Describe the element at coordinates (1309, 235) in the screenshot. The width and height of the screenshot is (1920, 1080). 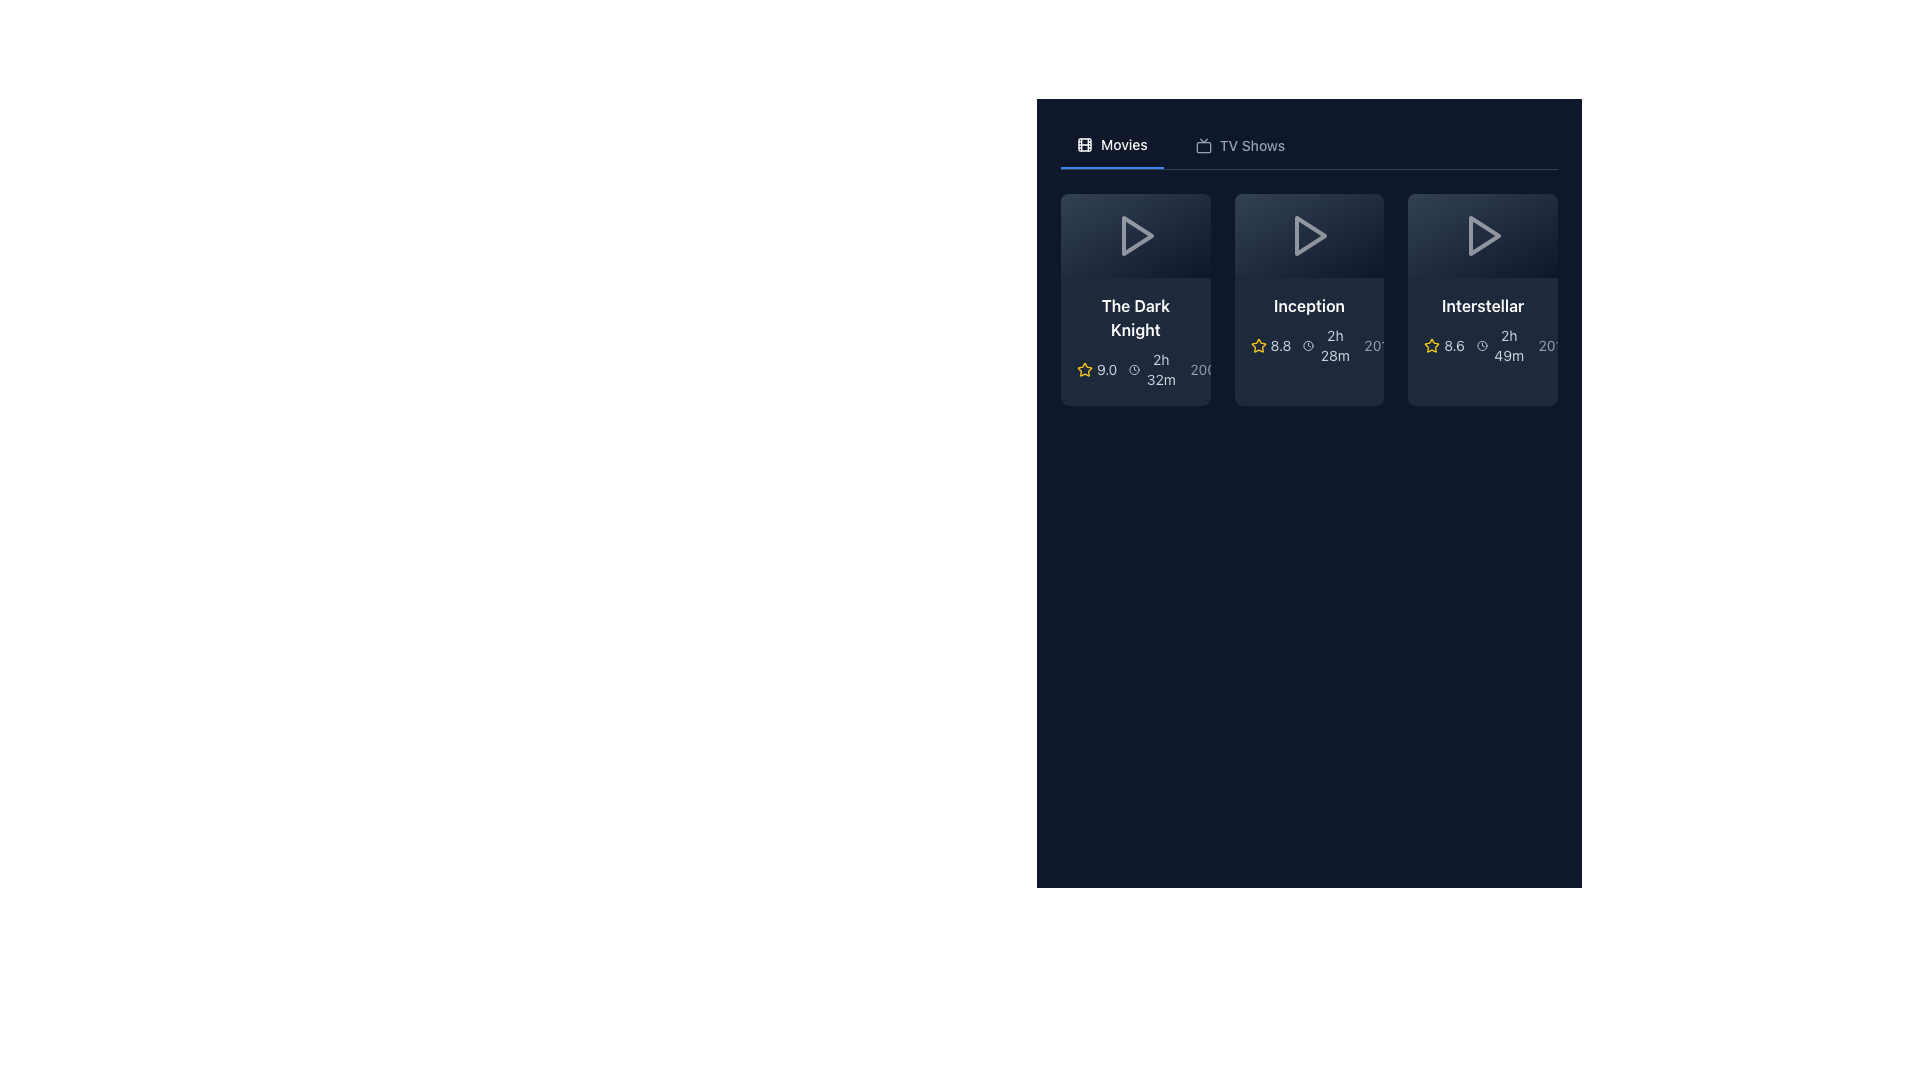
I see `the play button icon for the movie 'Inception' located in the center of the second card in a horizontal row of three cards` at that location.